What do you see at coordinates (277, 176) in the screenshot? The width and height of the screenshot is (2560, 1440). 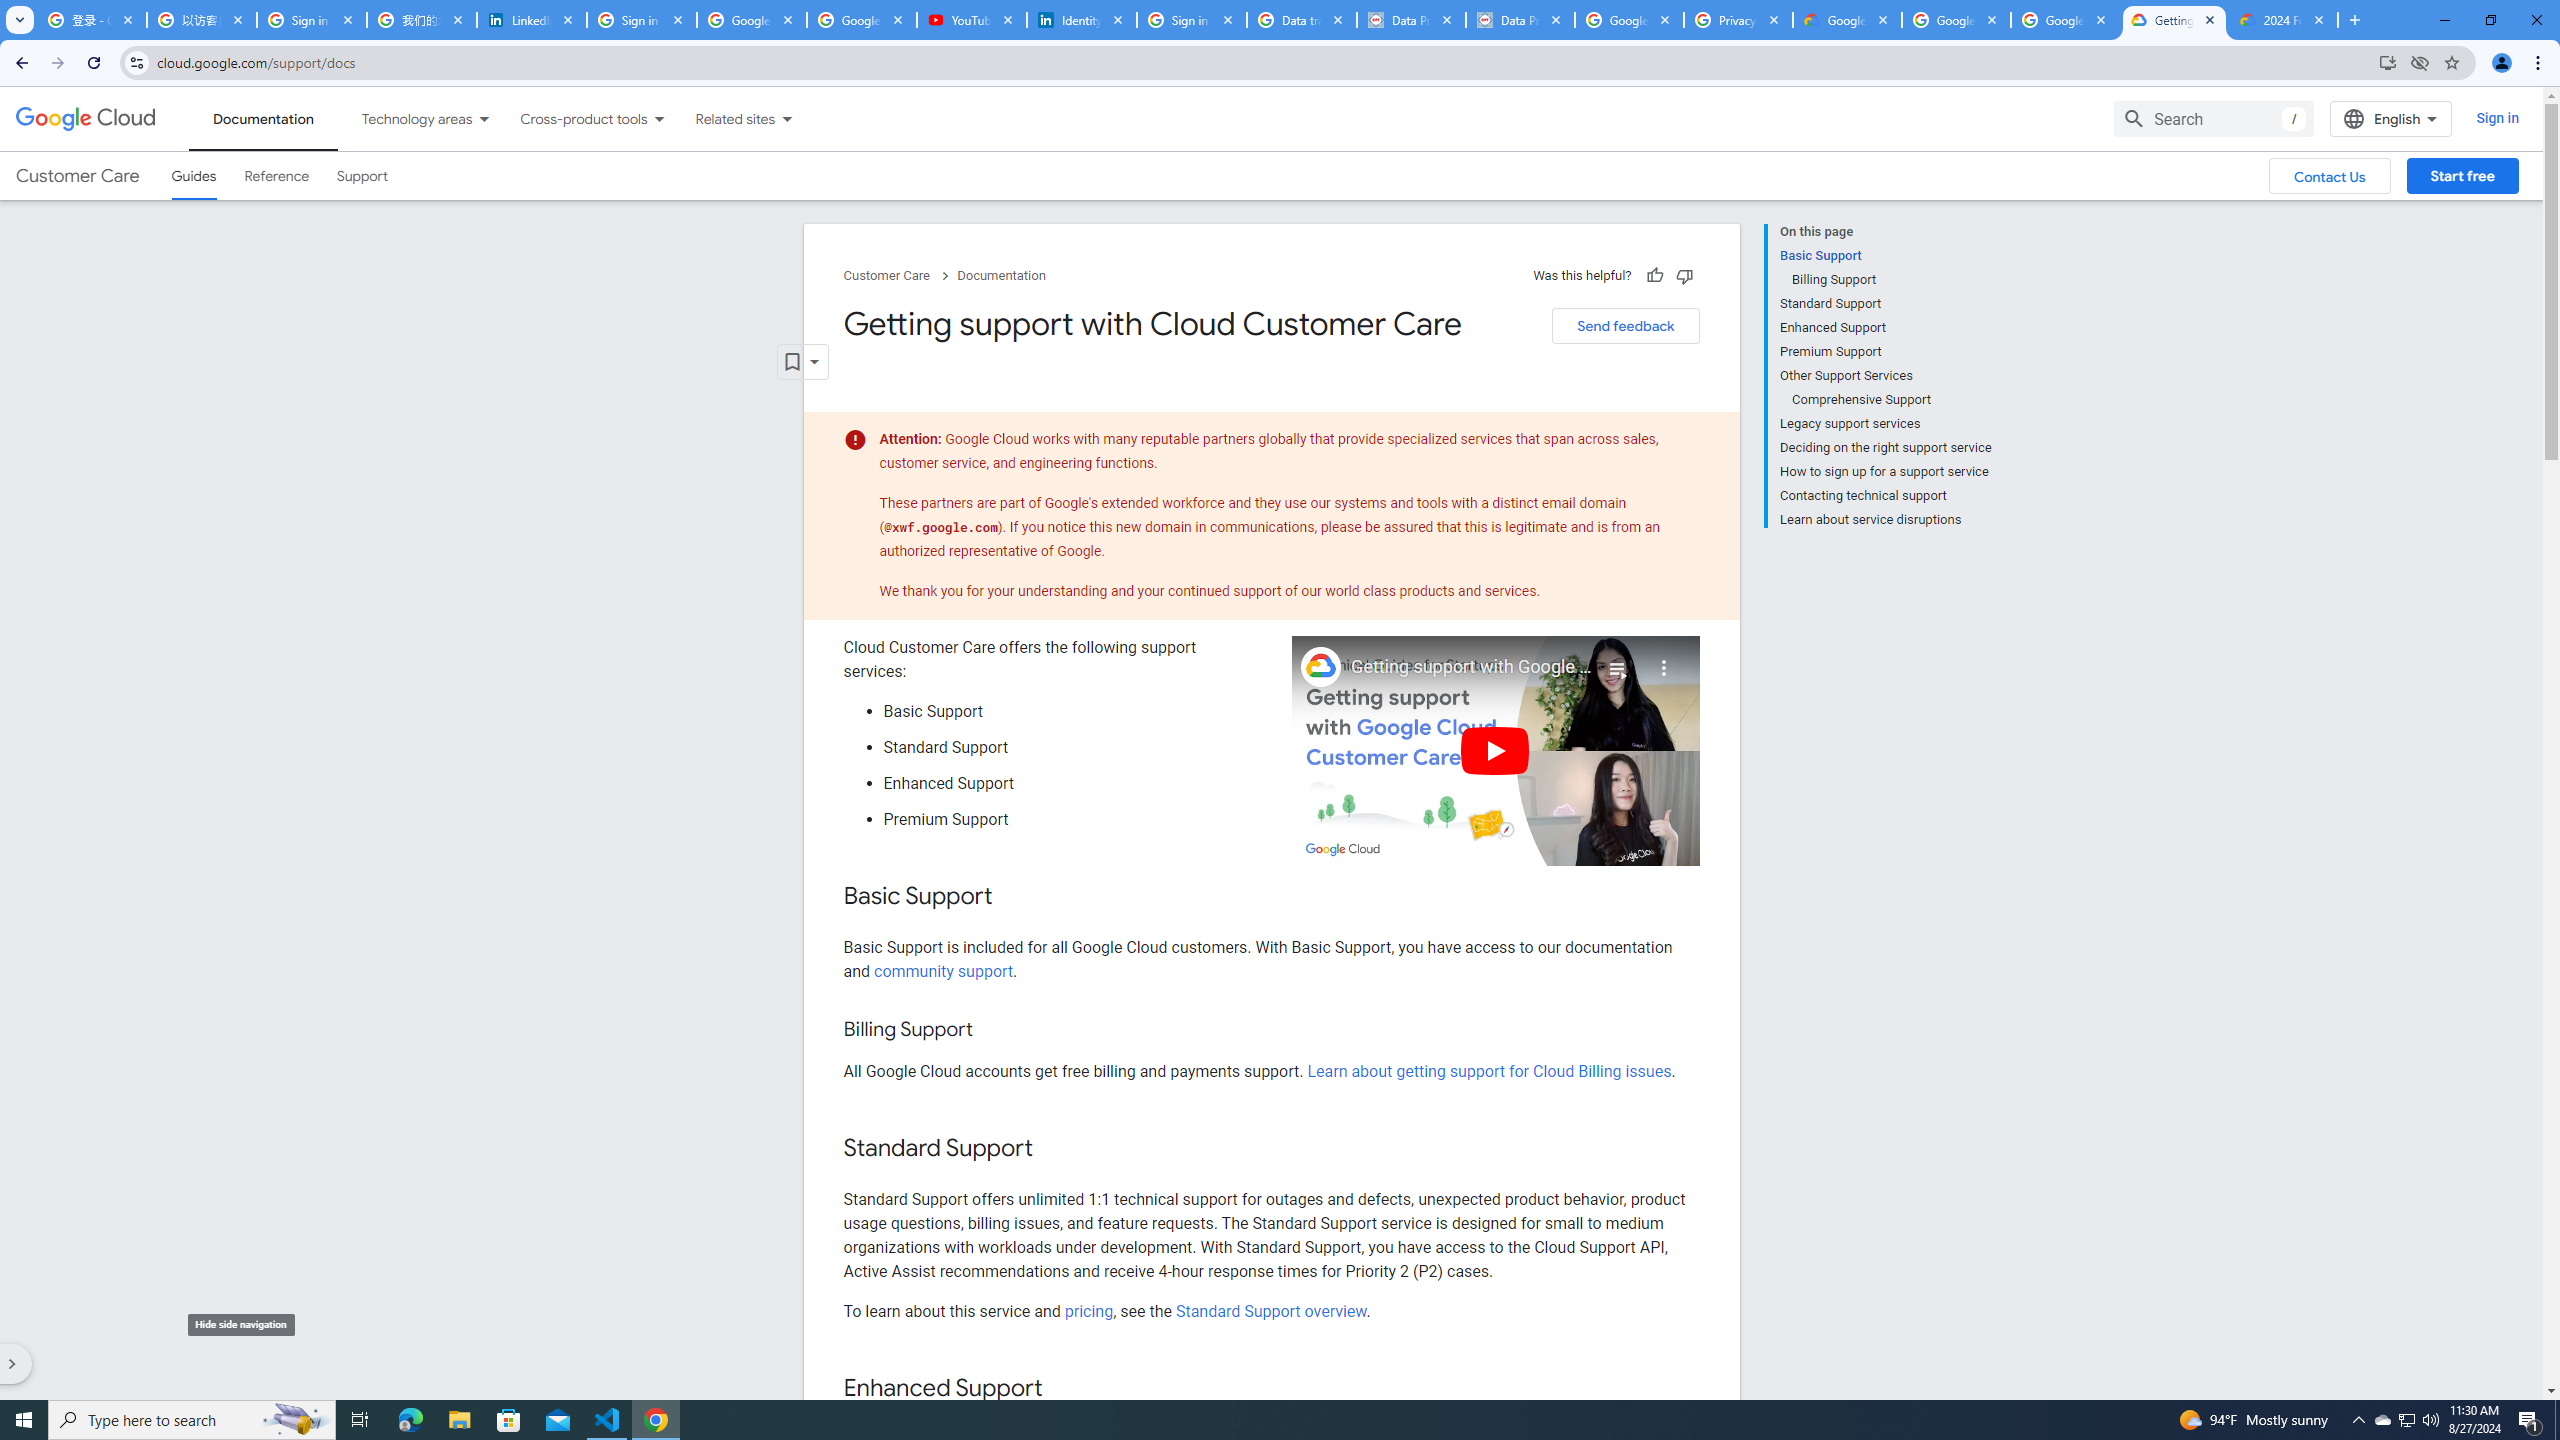 I see `'Reference'` at bounding box center [277, 176].